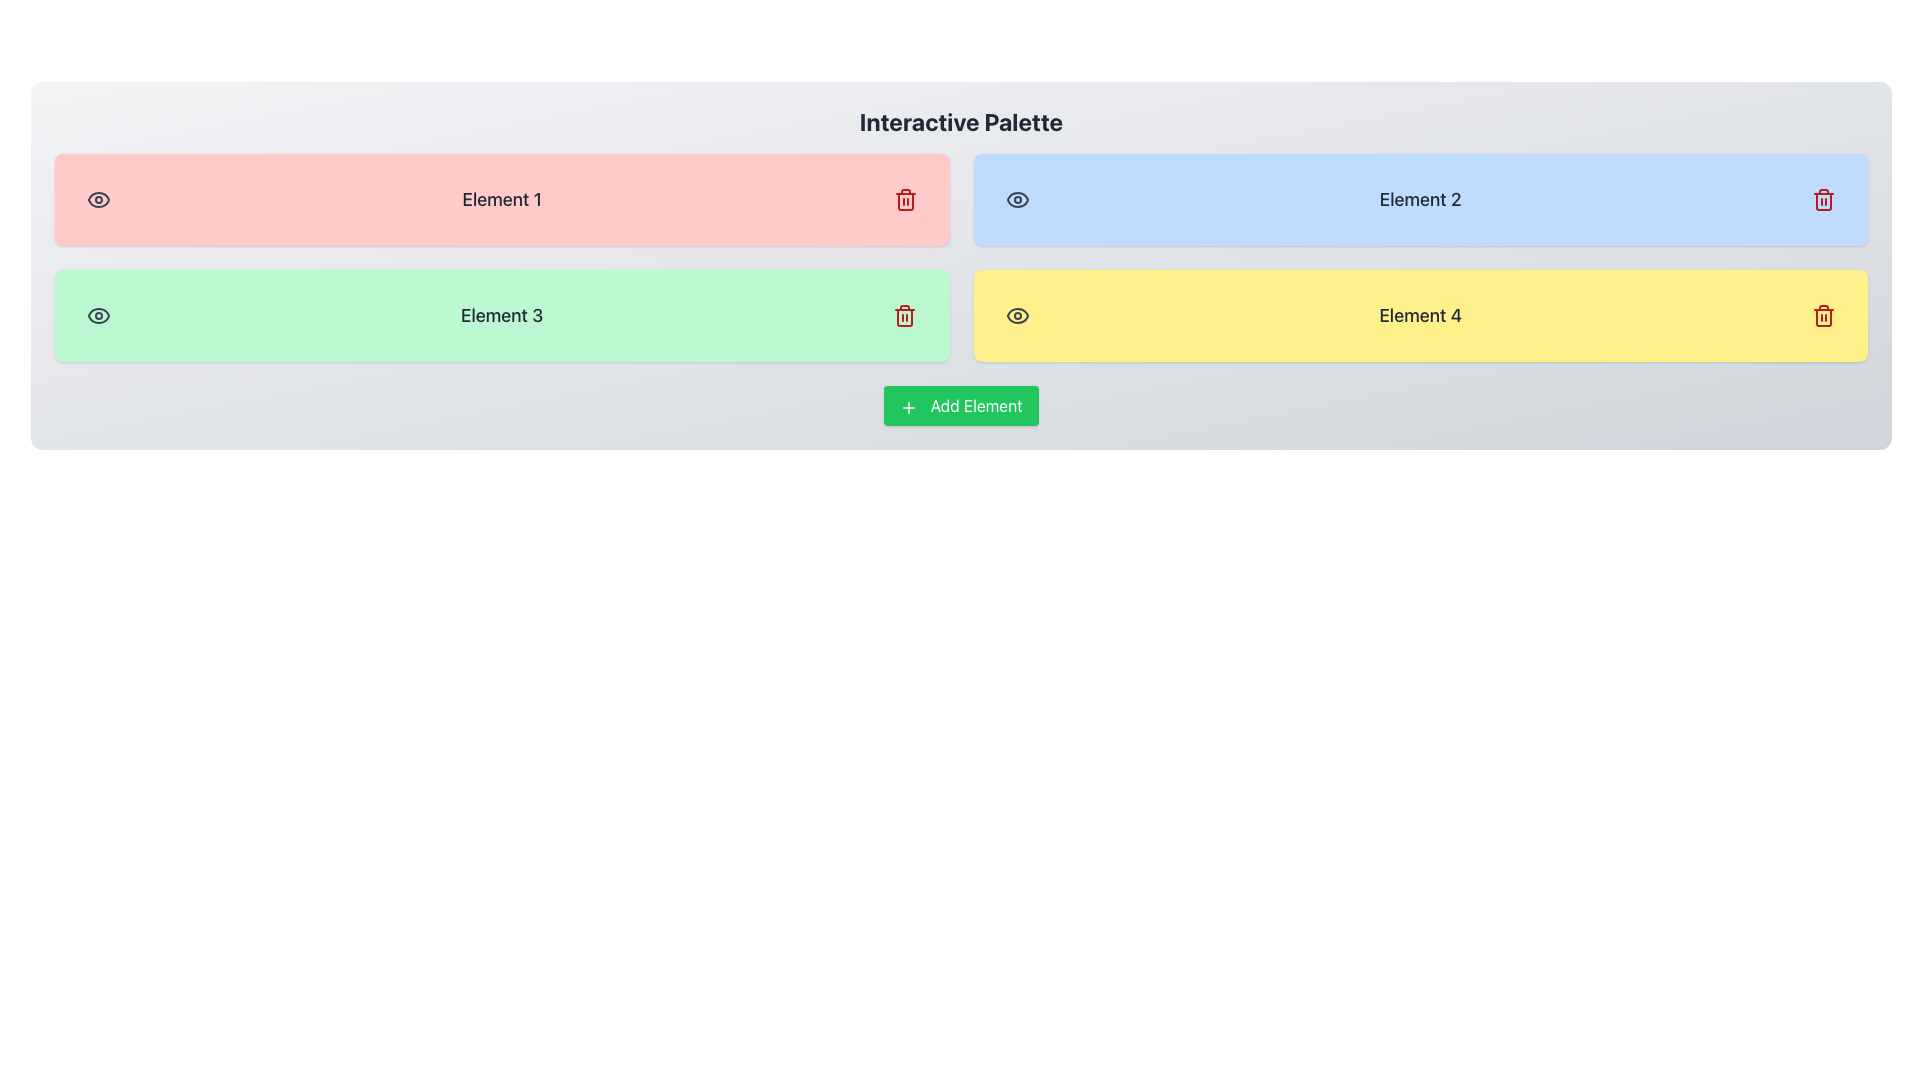  What do you see at coordinates (98, 315) in the screenshot?
I see `the visibility icon located towards the left side of the green box labeled 'Element 3'` at bounding box center [98, 315].